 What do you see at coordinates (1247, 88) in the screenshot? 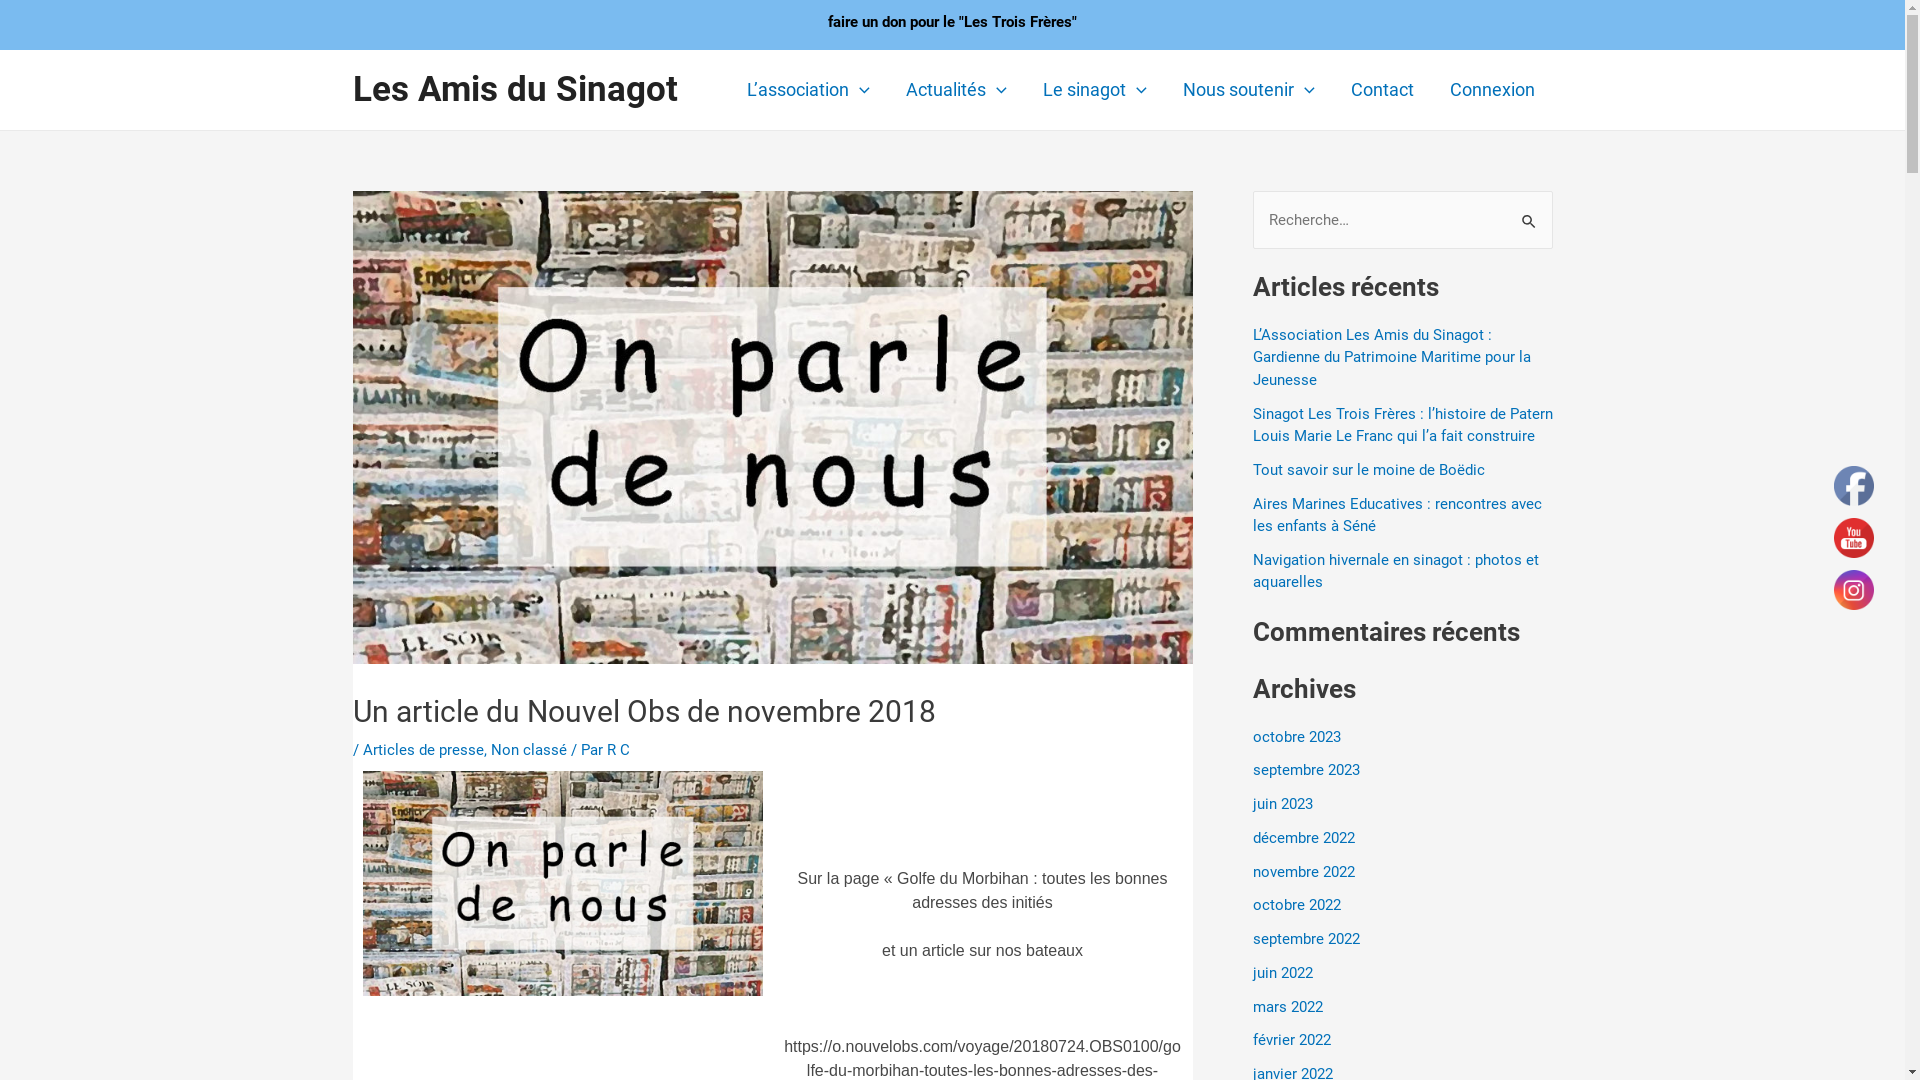
I see `'Nous soutenir'` at bounding box center [1247, 88].